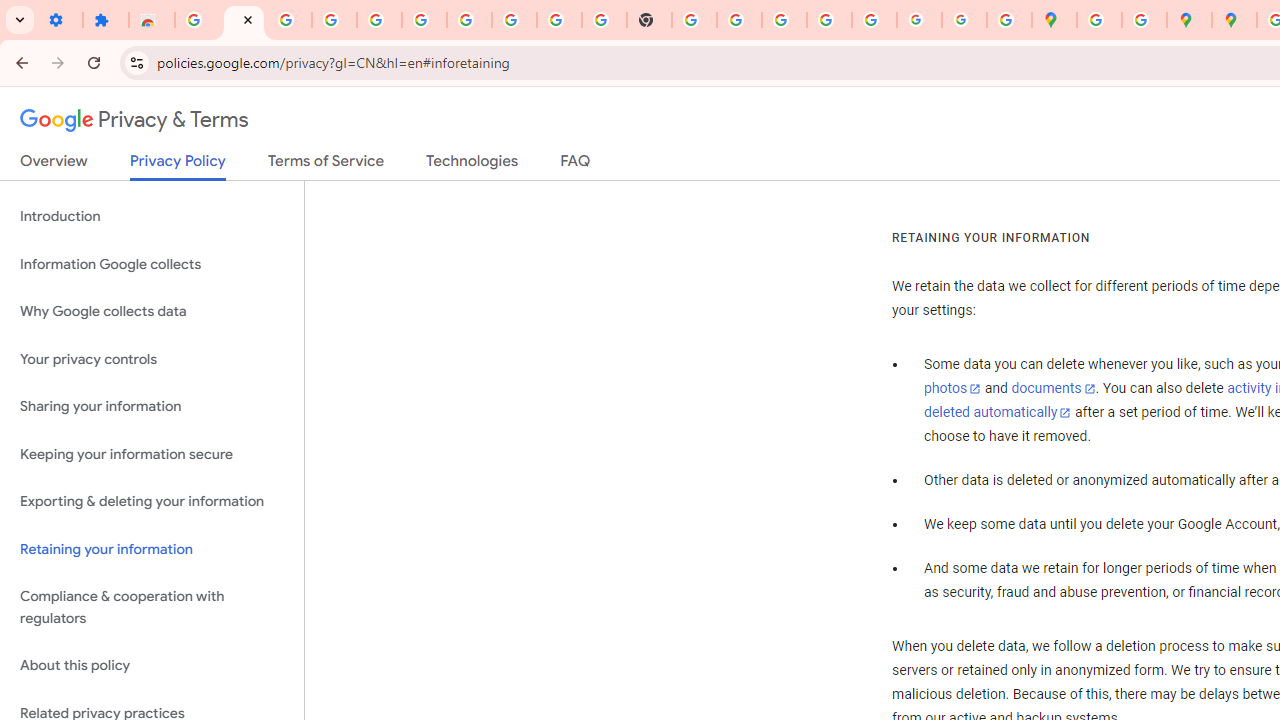  I want to click on 'Reviews: Helix Fruit Jump Arcade Game', so click(151, 20).